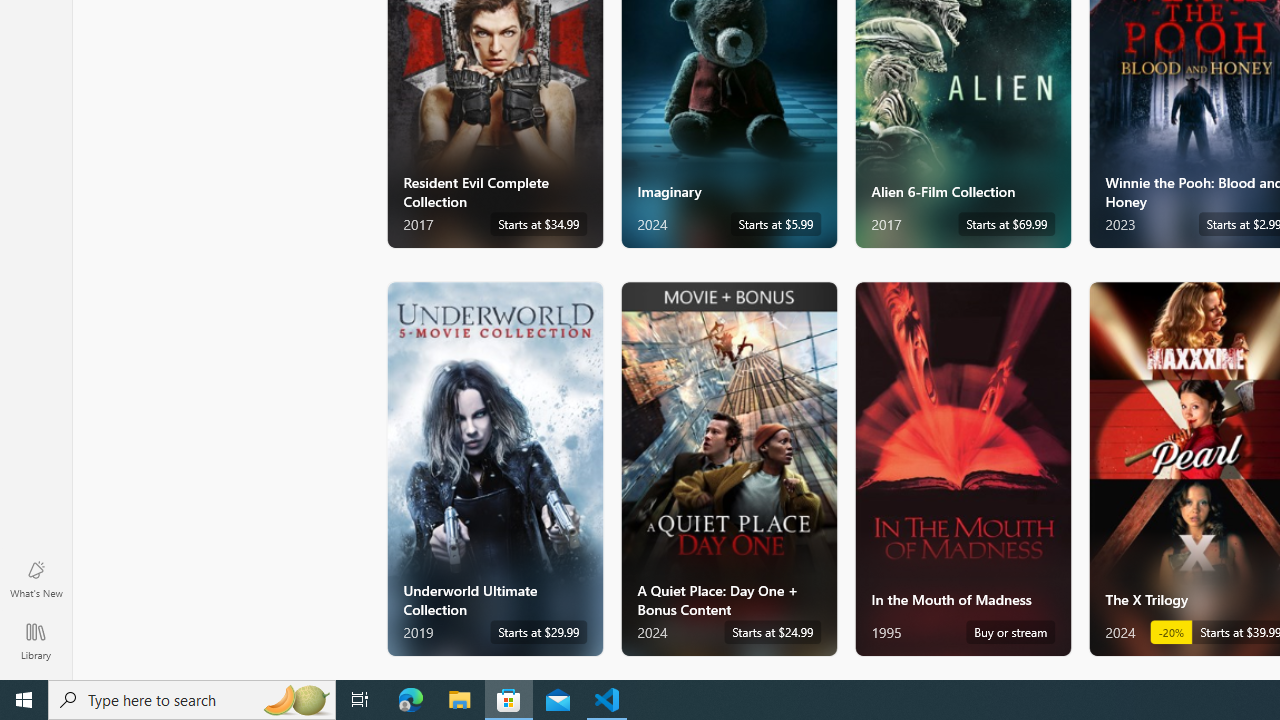 Image resolution: width=1280 pixels, height=720 pixels. Describe the element at coordinates (35, 640) in the screenshot. I see `'Library'` at that location.